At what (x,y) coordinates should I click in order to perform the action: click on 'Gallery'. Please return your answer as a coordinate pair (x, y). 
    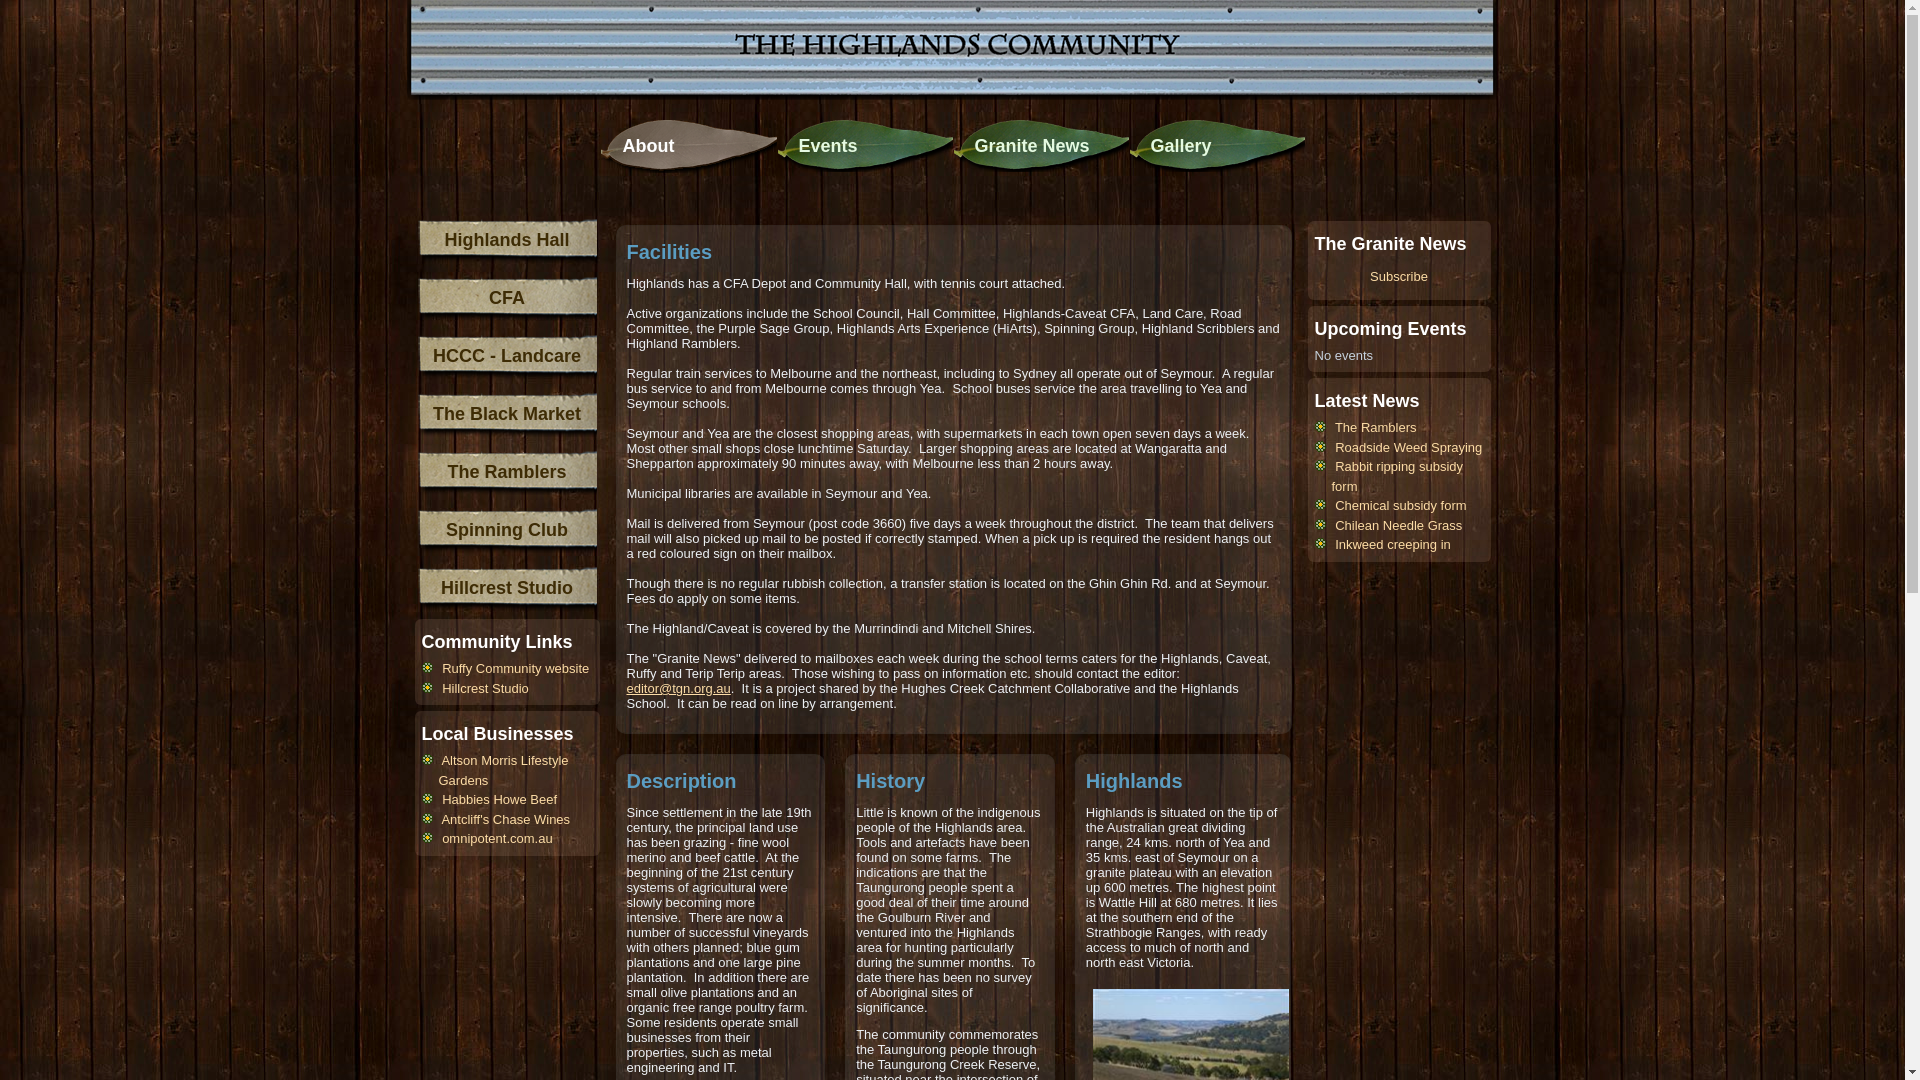
    Looking at the image, I should click on (1214, 145).